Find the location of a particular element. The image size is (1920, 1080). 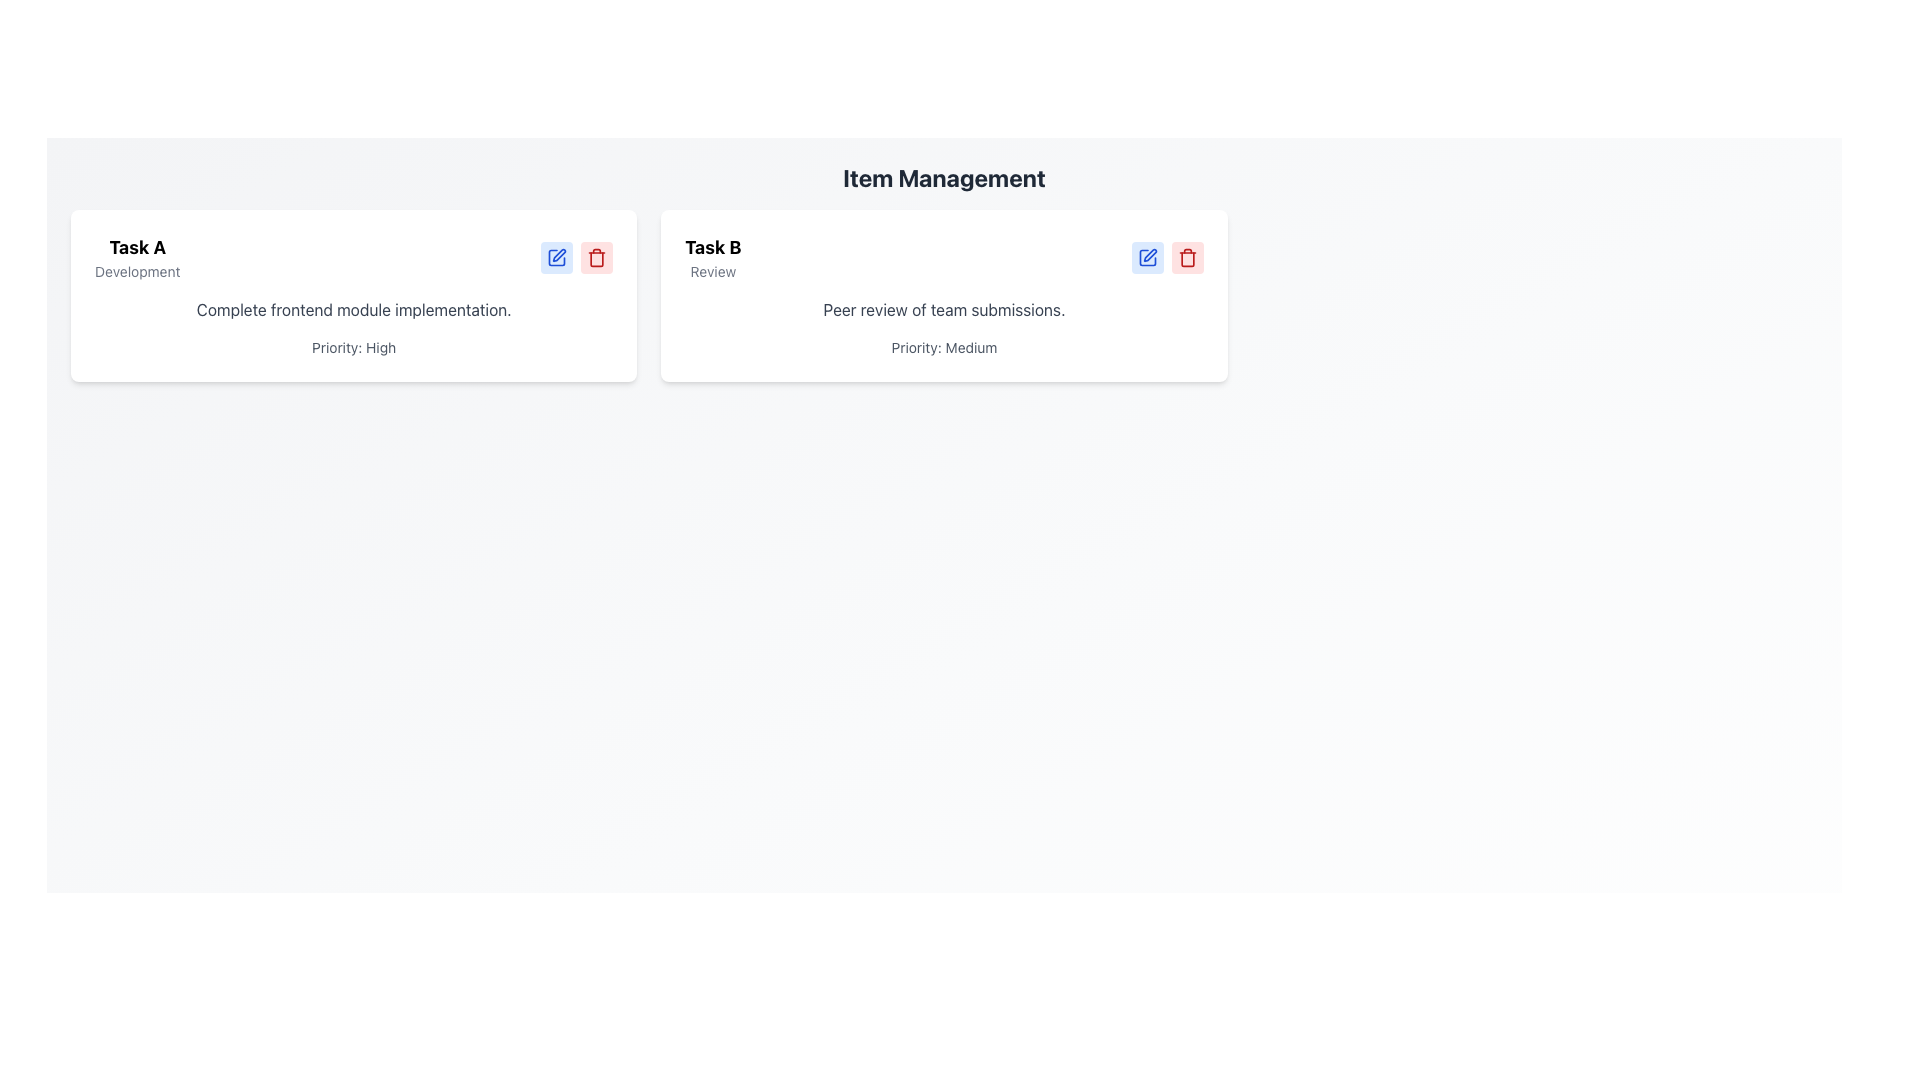

the first icon in the top-right corner of the 'Task B' card is located at coordinates (1150, 254).